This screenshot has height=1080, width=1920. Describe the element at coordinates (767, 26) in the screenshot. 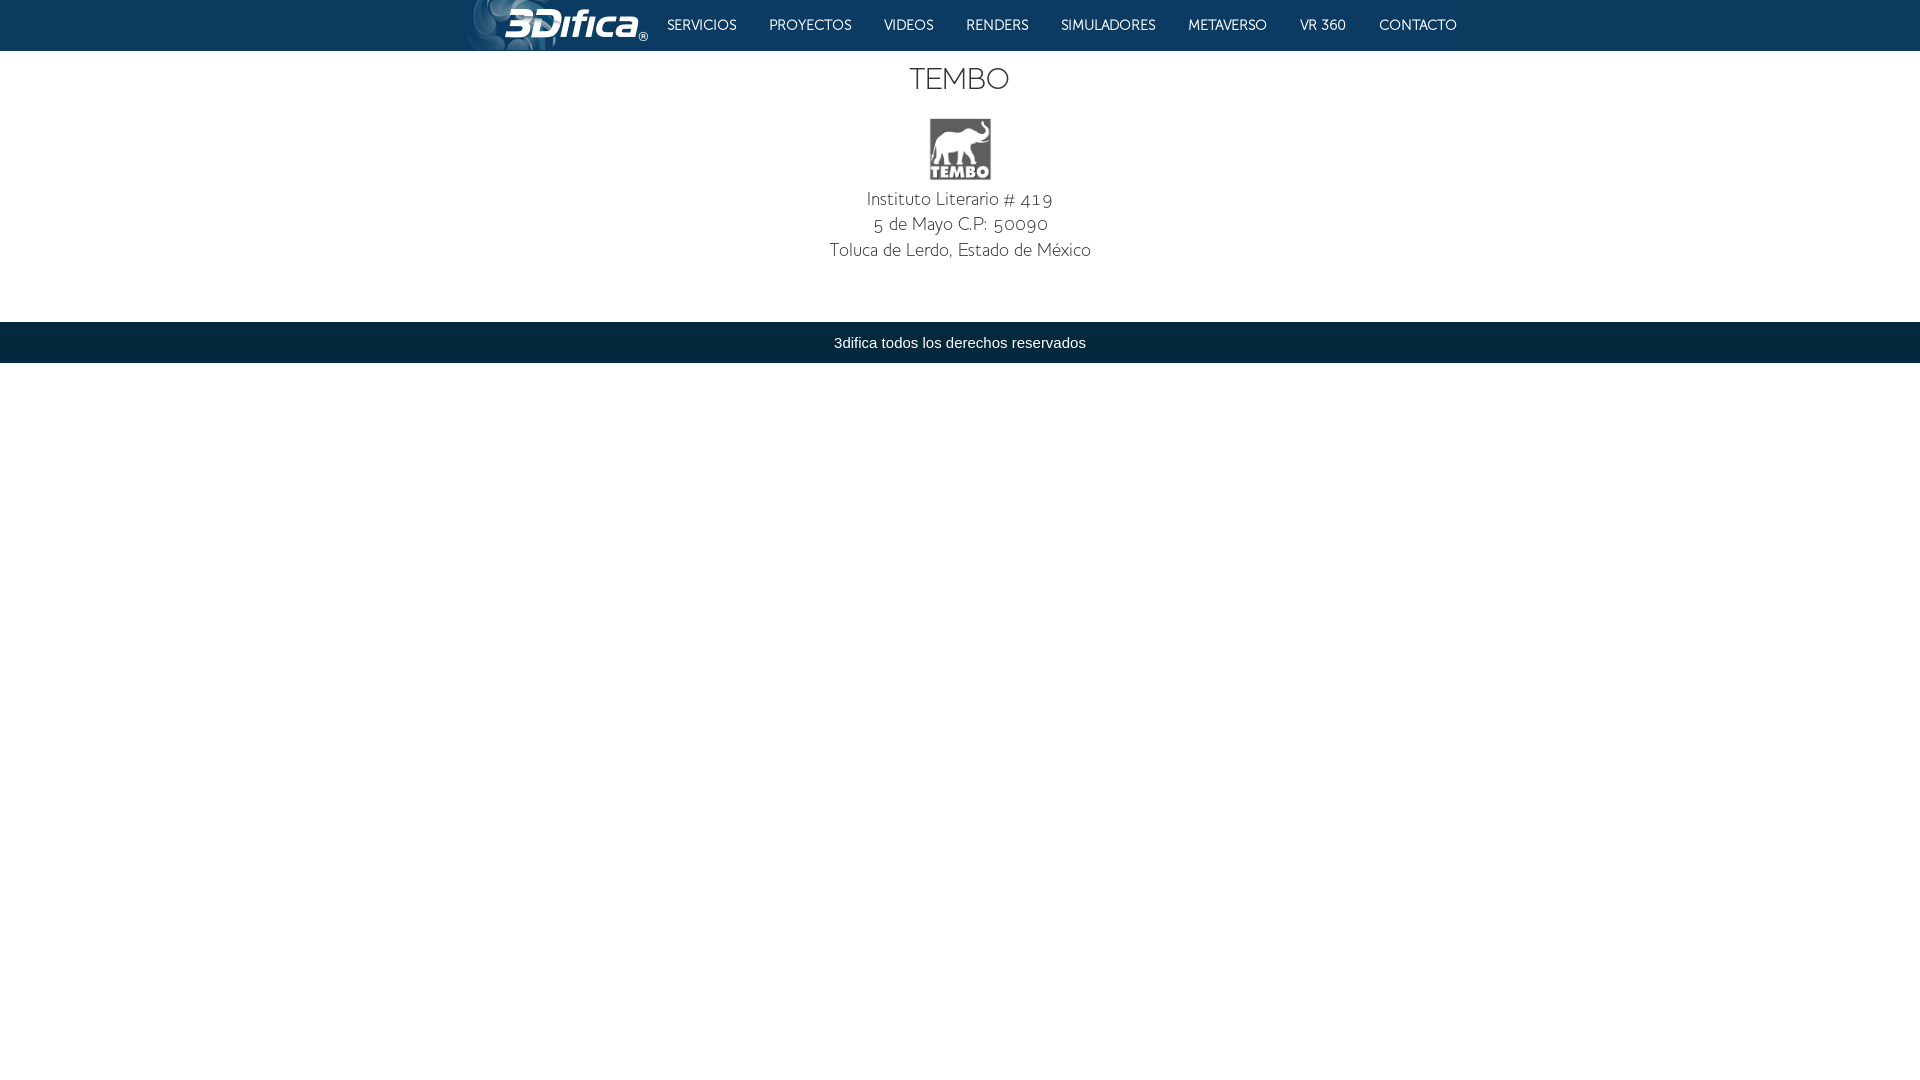

I see `'PROYECTOS'` at that location.